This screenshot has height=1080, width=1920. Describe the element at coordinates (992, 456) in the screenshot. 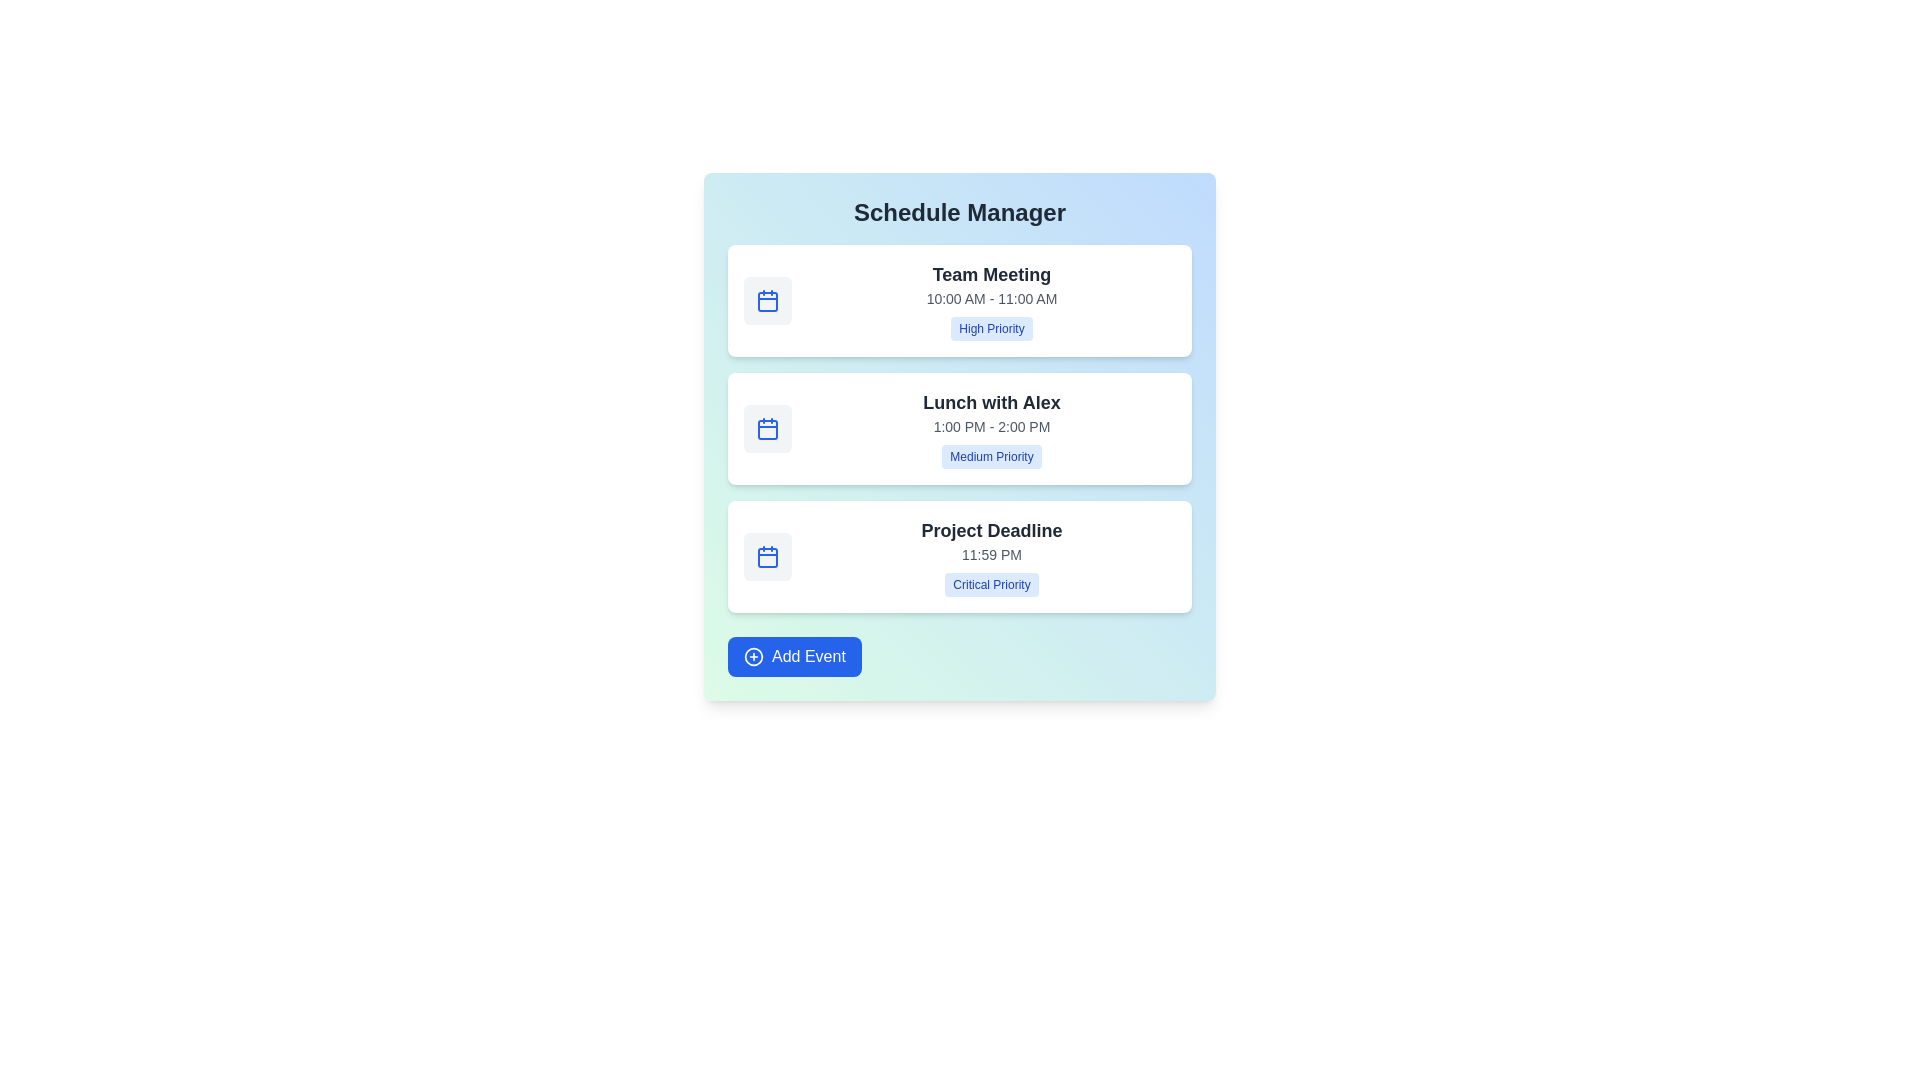

I see `the priority label Medium Priority to focus on it` at that location.